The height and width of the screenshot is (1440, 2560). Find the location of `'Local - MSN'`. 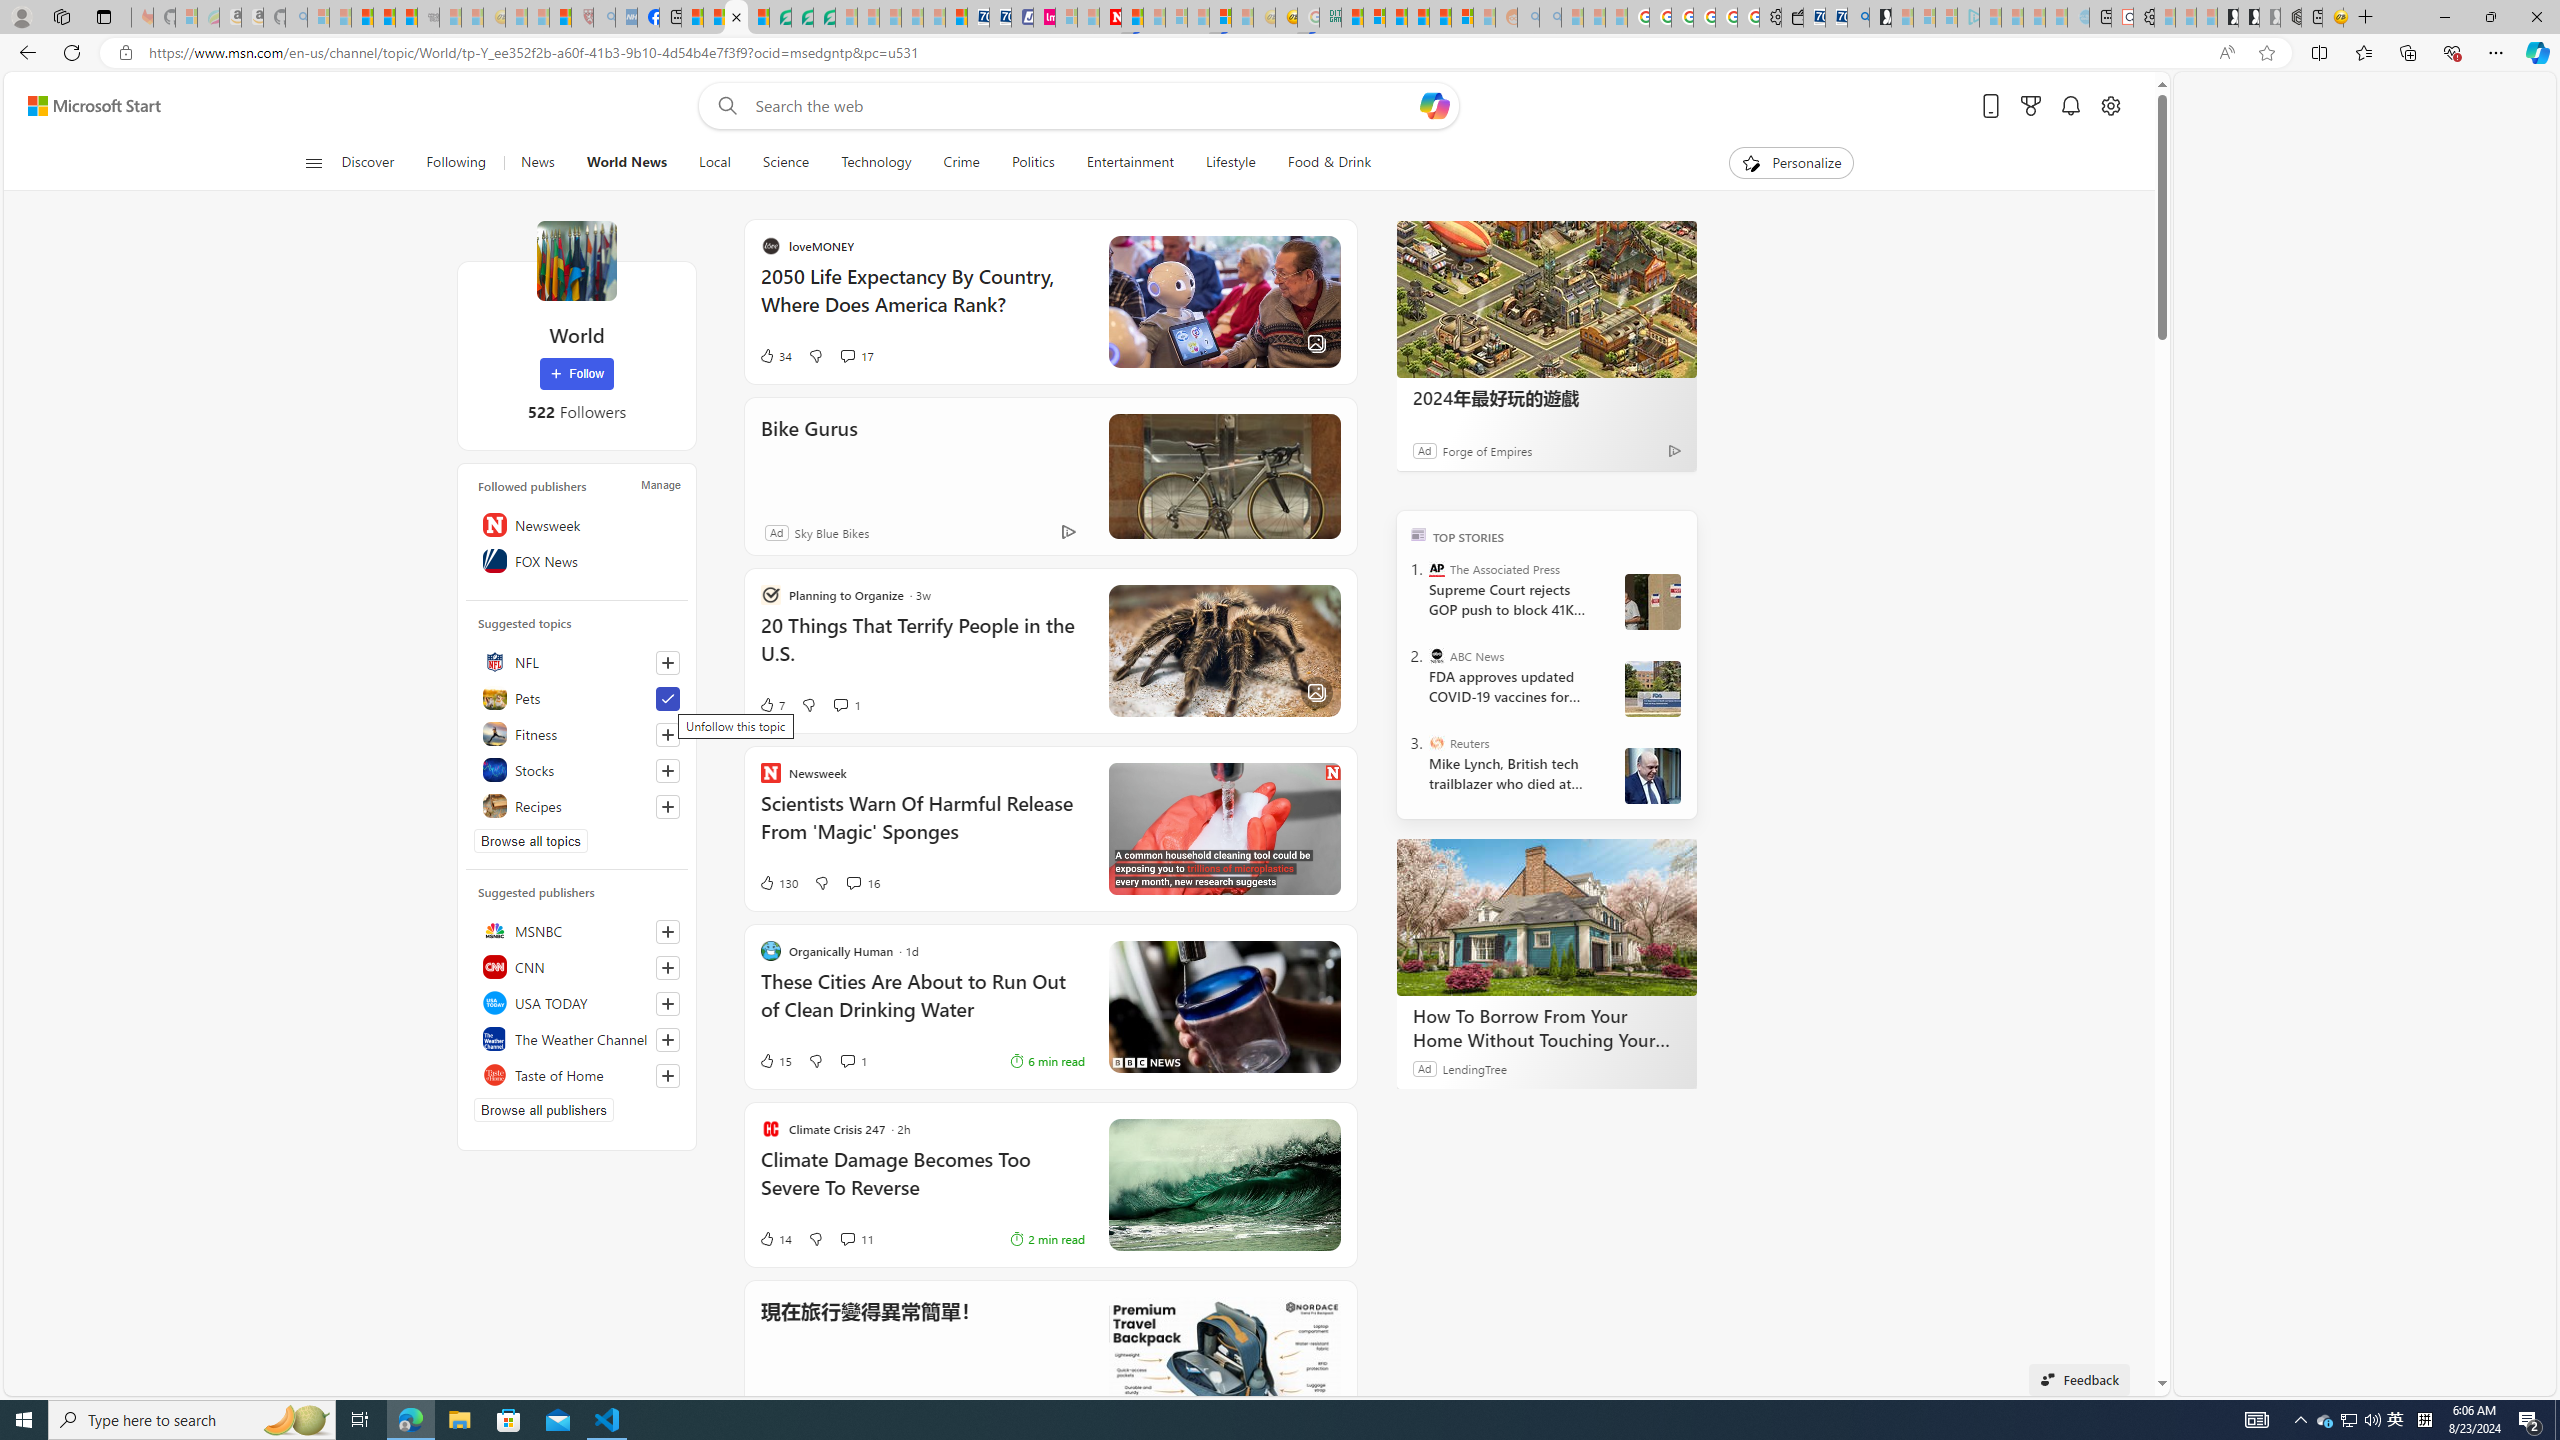

'Local - MSN' is located at coordinates (559, 16).